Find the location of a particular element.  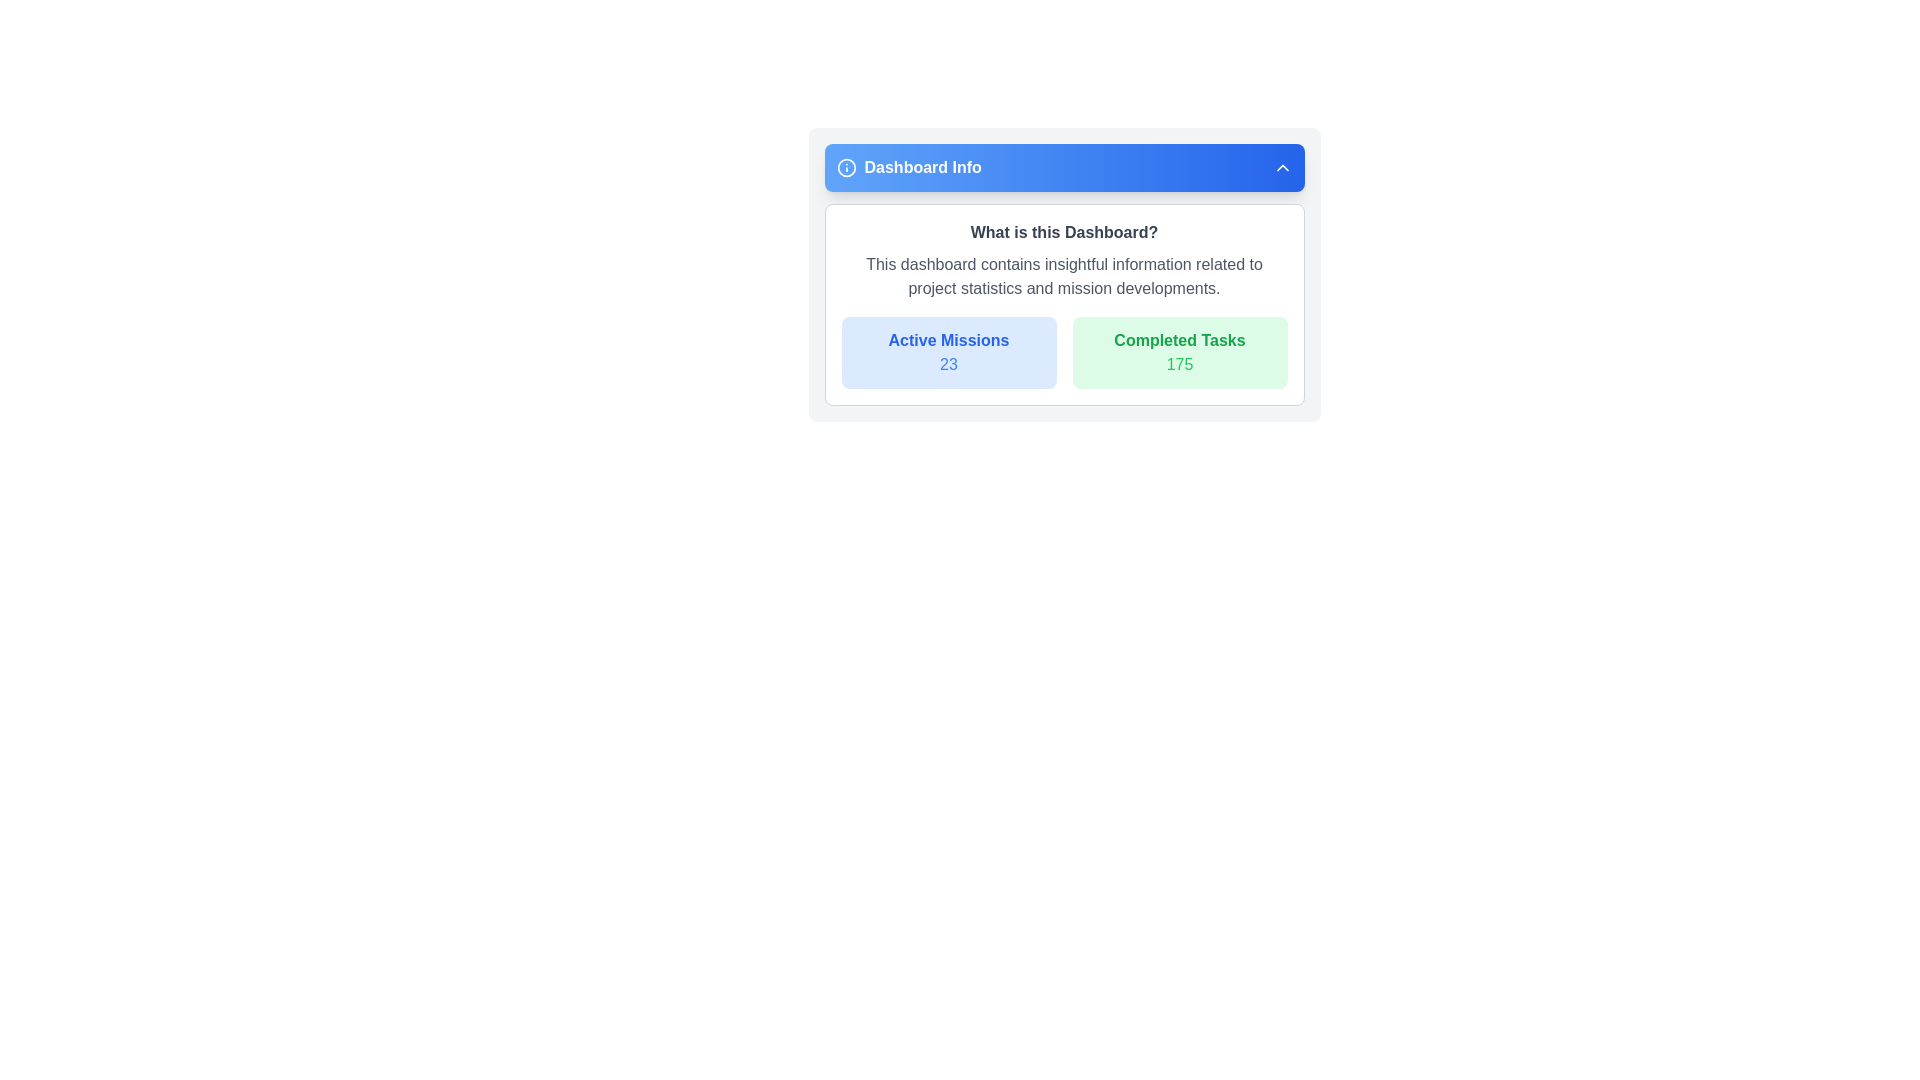

text within the Informational Card element titled 'Dashboard Info', which contains details about 'Active Missions' and 'Completed Tasks' is located at coordinates (1063, 274).